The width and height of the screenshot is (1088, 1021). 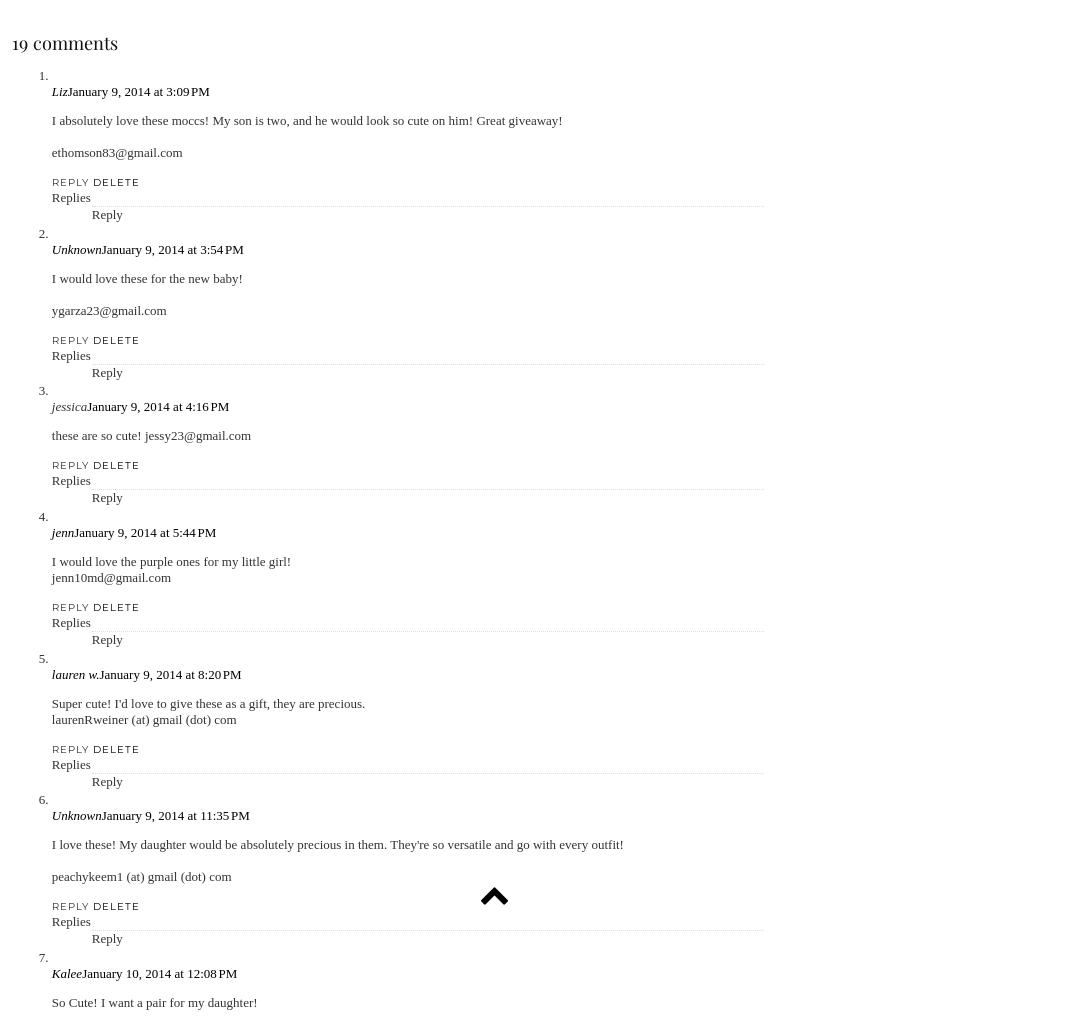 What do you see at coordinates (51, 90) in the screenshot?
I see `'Liz'` at bounding box center [51, 90].